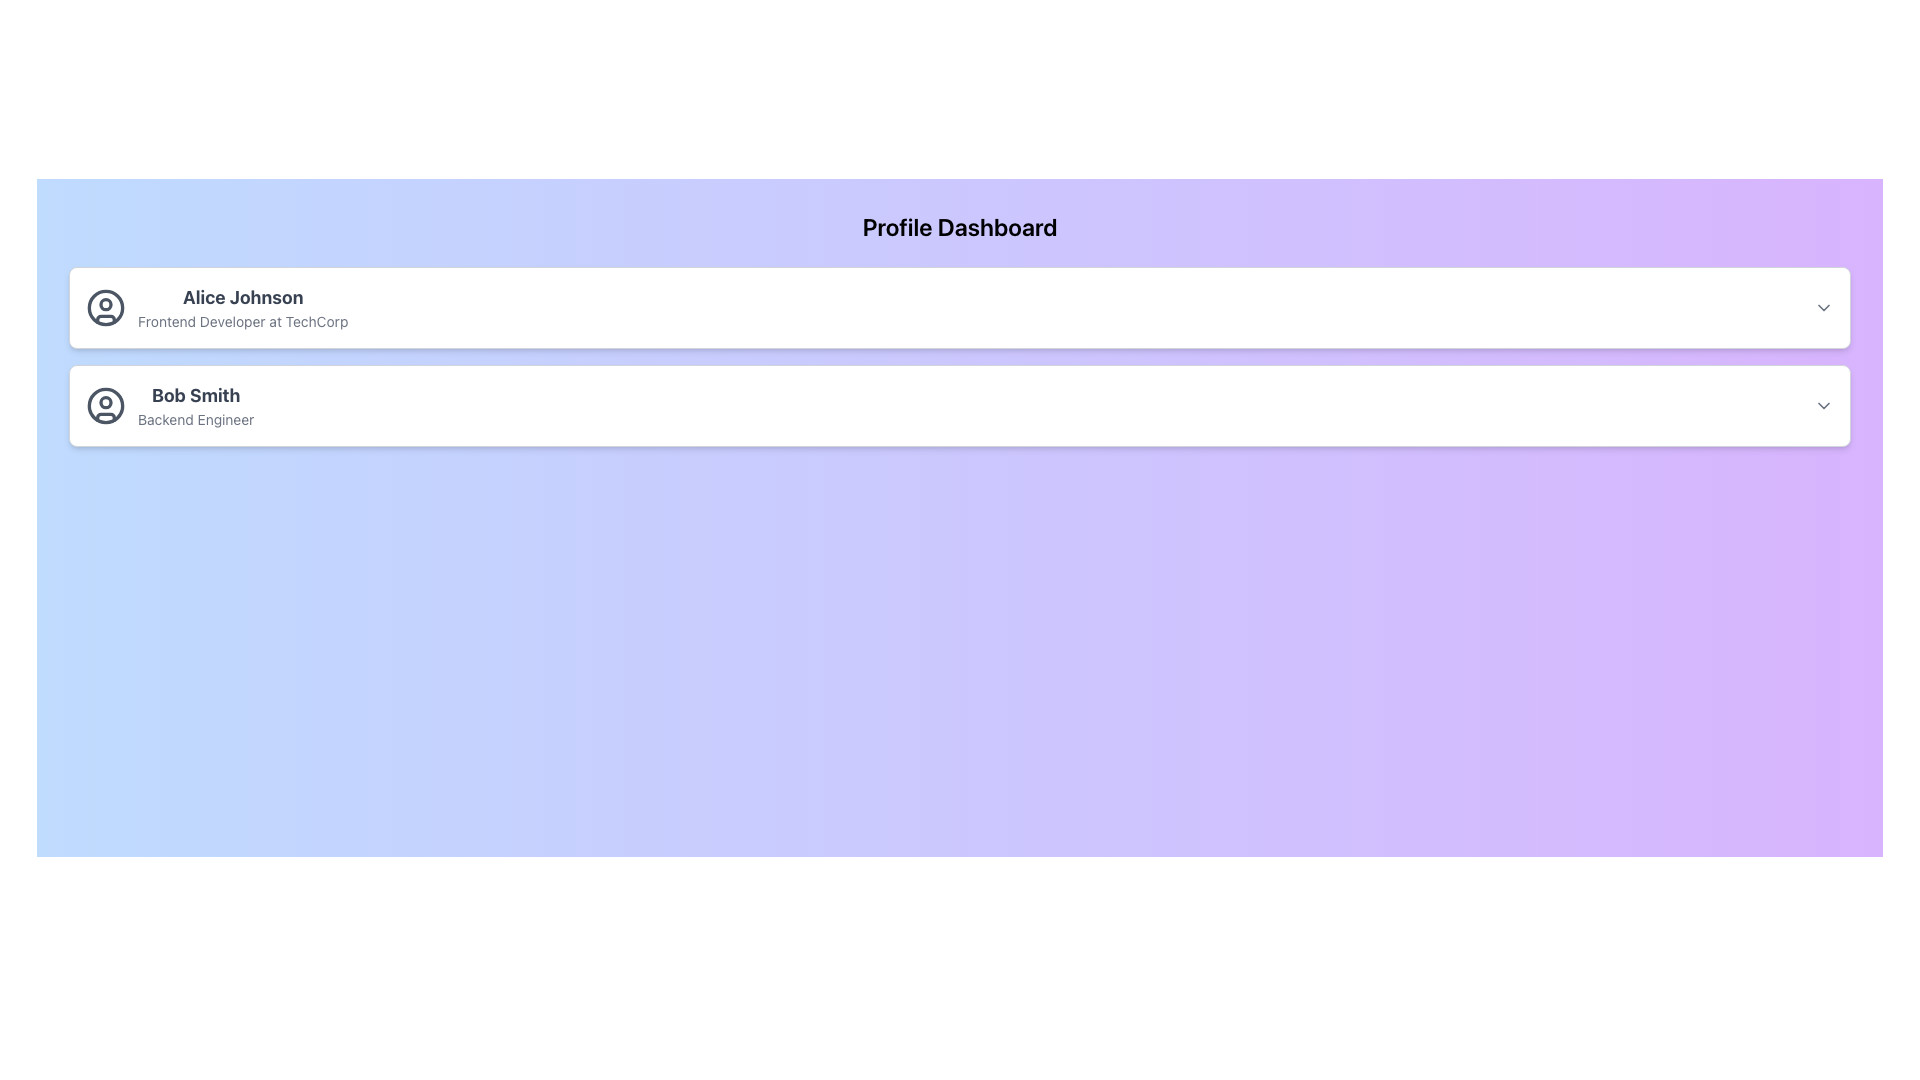 The height and width of the screenshot is (1080, 1920). Describe the element at coordinates (196, 419) in the screenshot. I see `the text label that contains 'Backend Engineer' for accessibility tools, positioned beneath 'Bob Smith' in the profile card` at that location.